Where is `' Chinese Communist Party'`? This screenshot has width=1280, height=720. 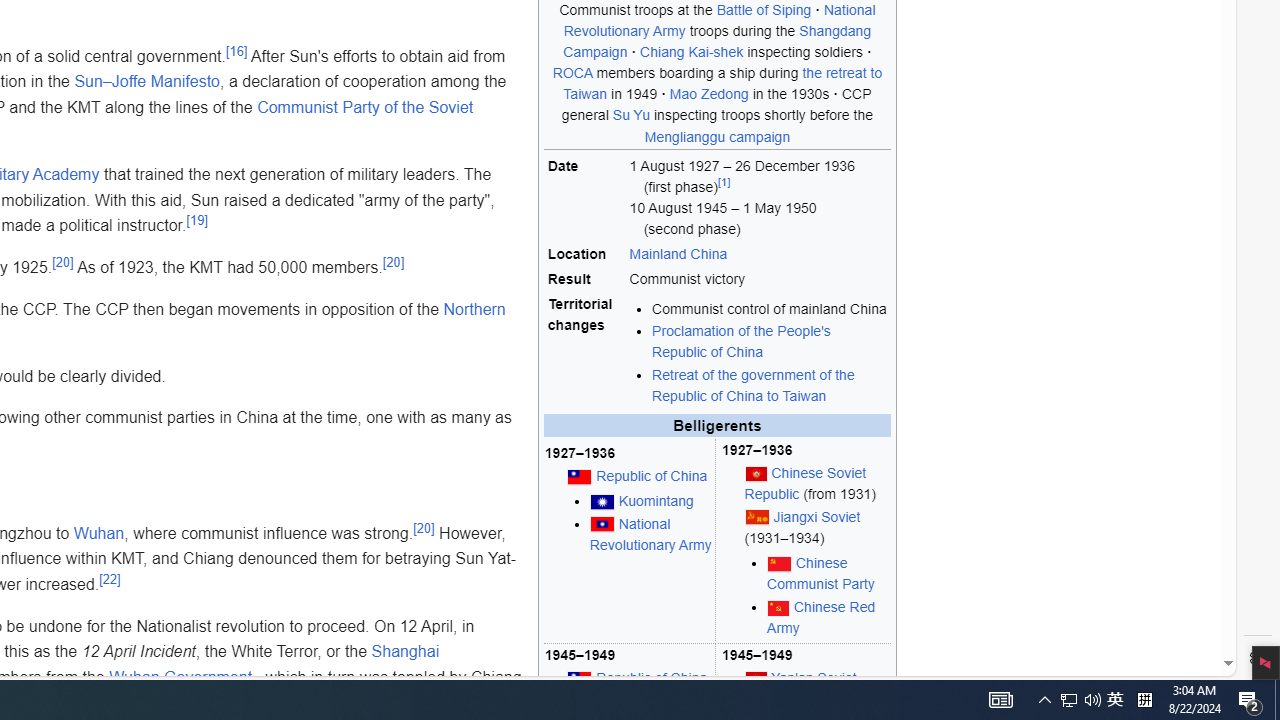 ' Chinese Communist Party' is located at coordinates (828, 574).